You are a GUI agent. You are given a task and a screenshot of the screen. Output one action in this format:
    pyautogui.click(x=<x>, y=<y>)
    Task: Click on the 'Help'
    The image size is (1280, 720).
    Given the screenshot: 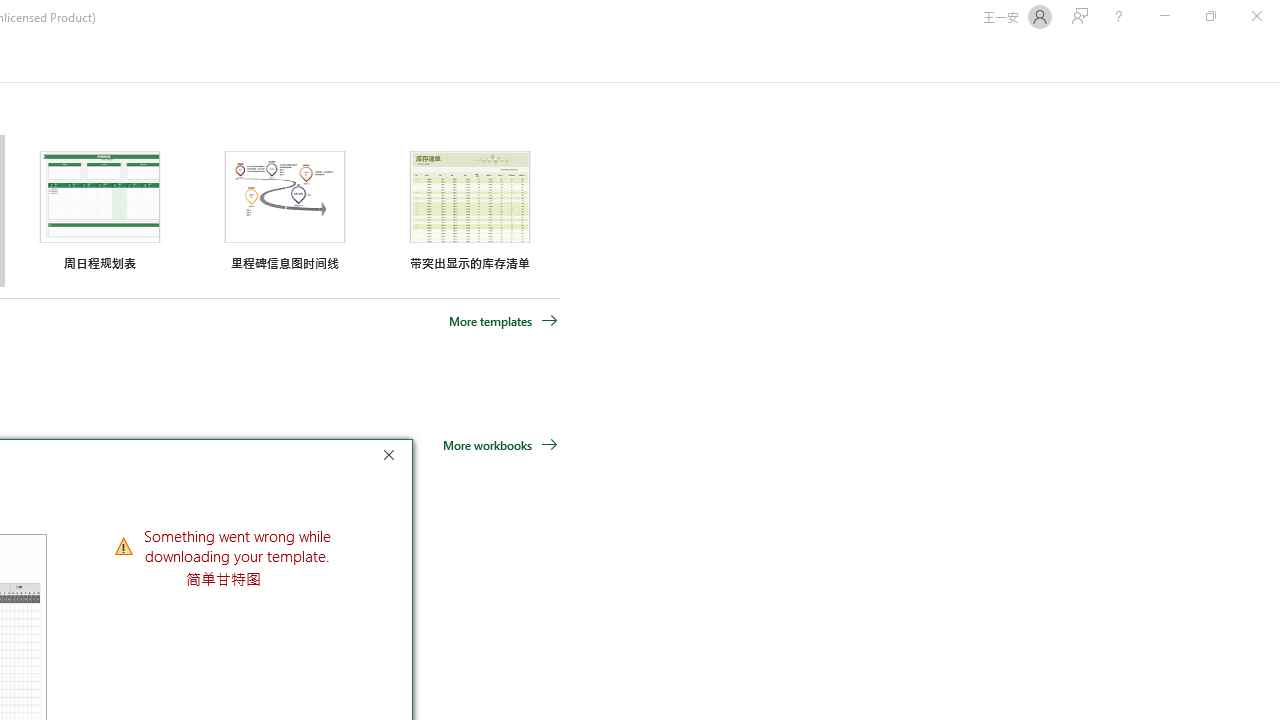 What is the action you would take?
    pyautogui.click(x=1117, y=16)
    